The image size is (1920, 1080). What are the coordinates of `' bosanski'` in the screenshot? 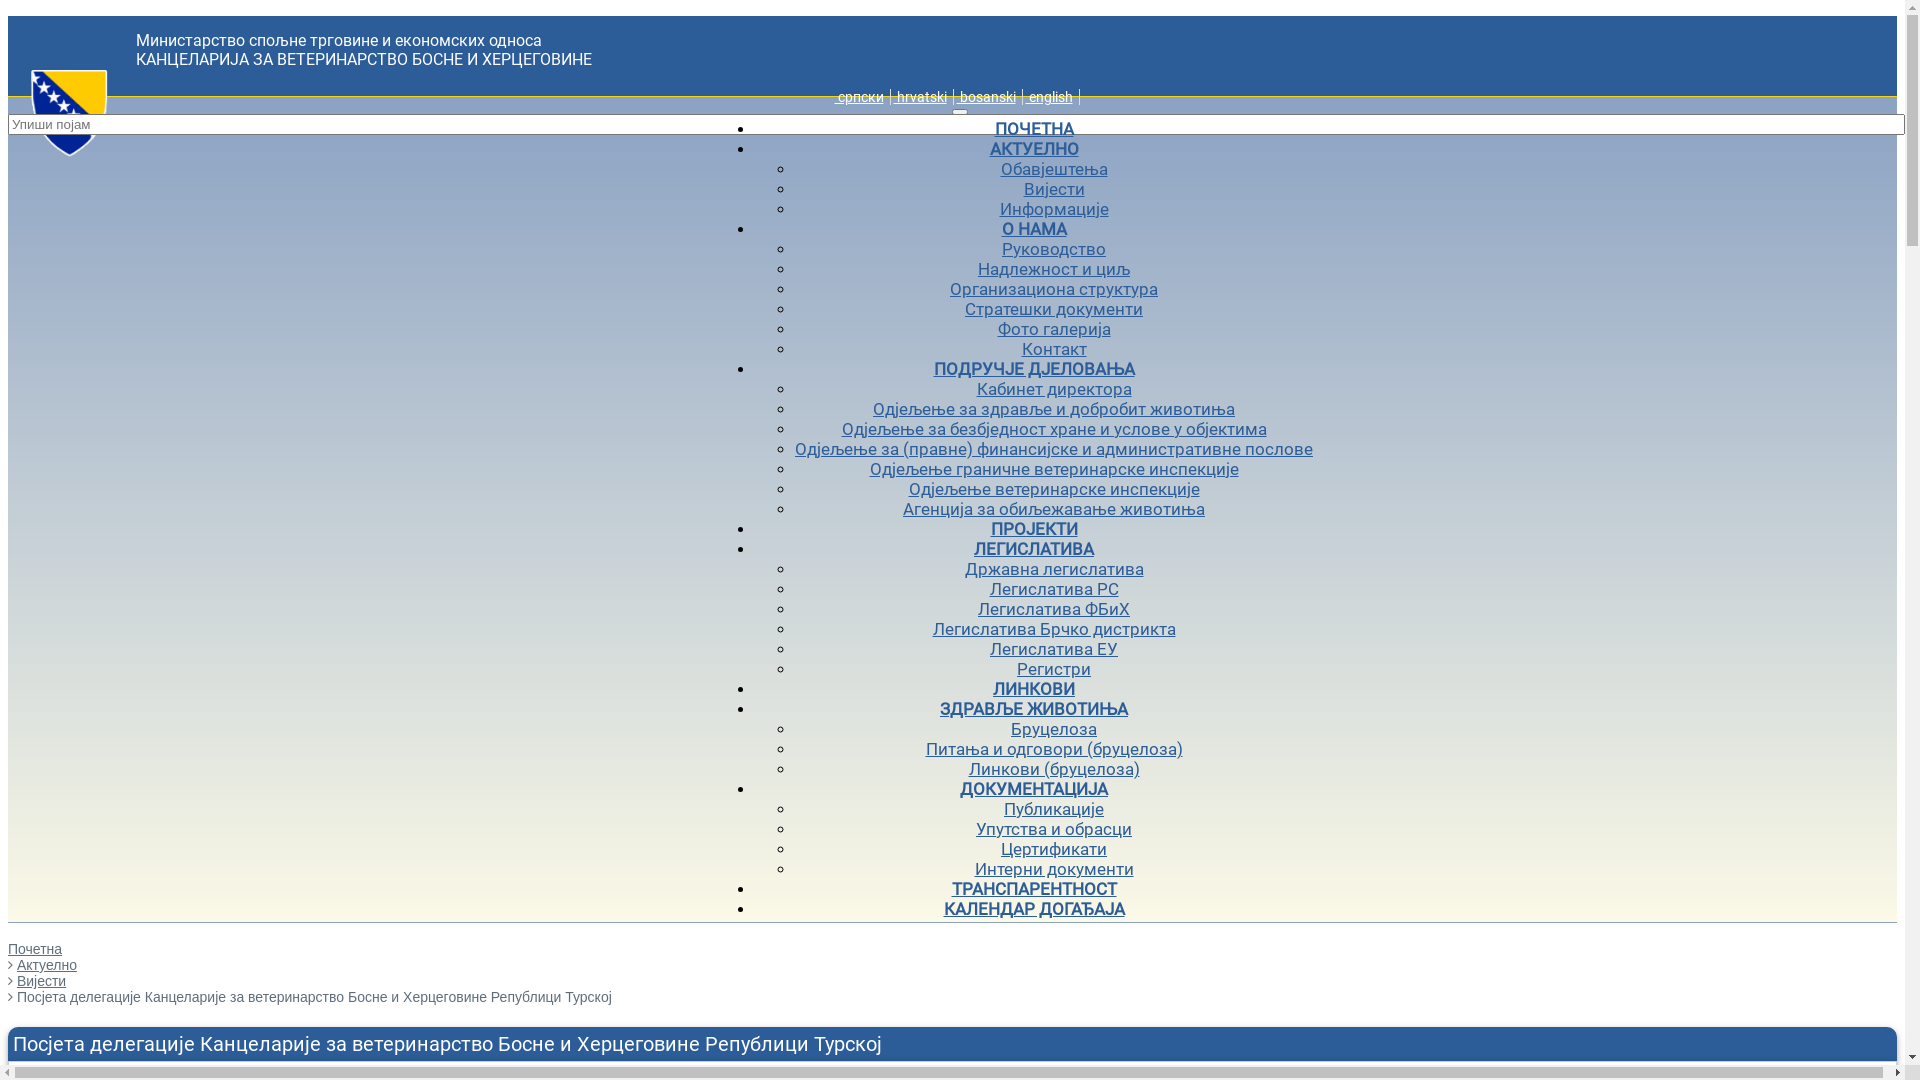 It's located at (985, 96).